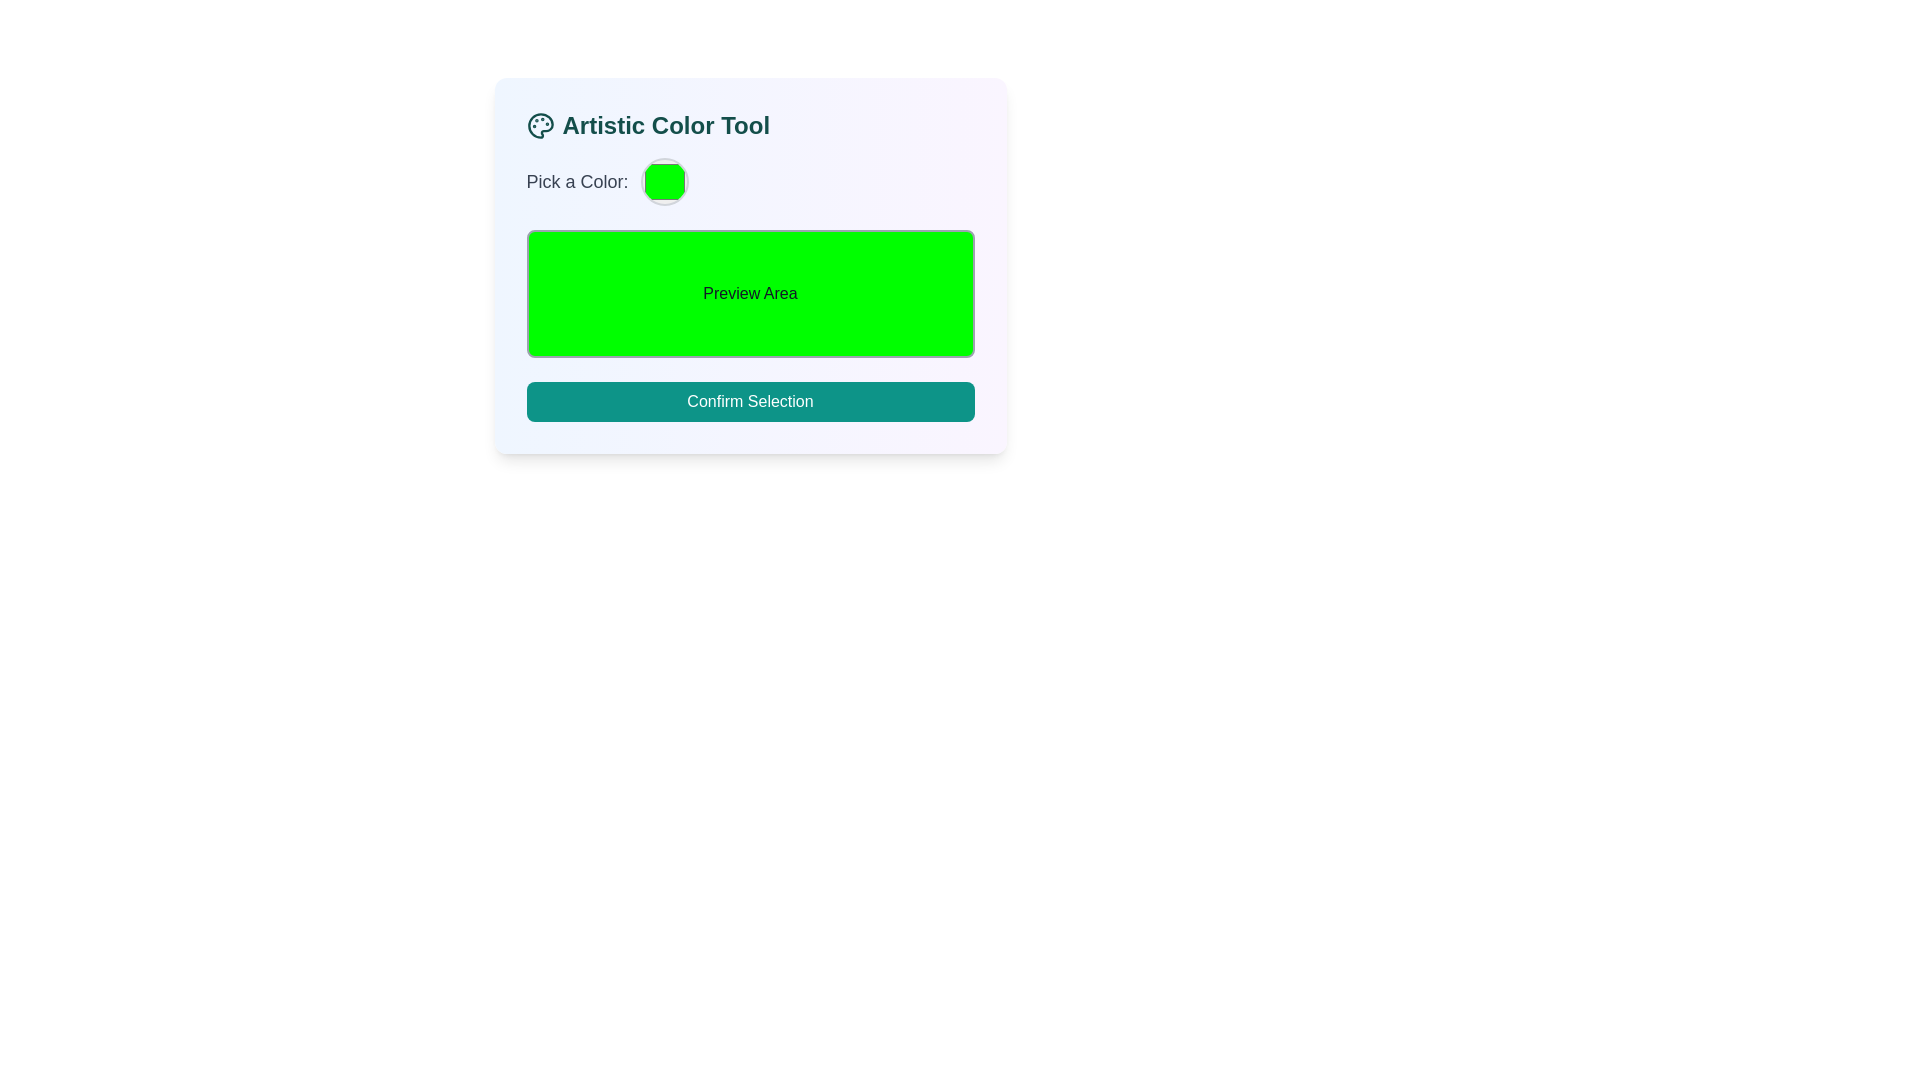 The width and height of the screenshot is (1920, 1080). I want to click on the circular Color Picker Option with a vivid green fill and gray border, so click(663, 181).